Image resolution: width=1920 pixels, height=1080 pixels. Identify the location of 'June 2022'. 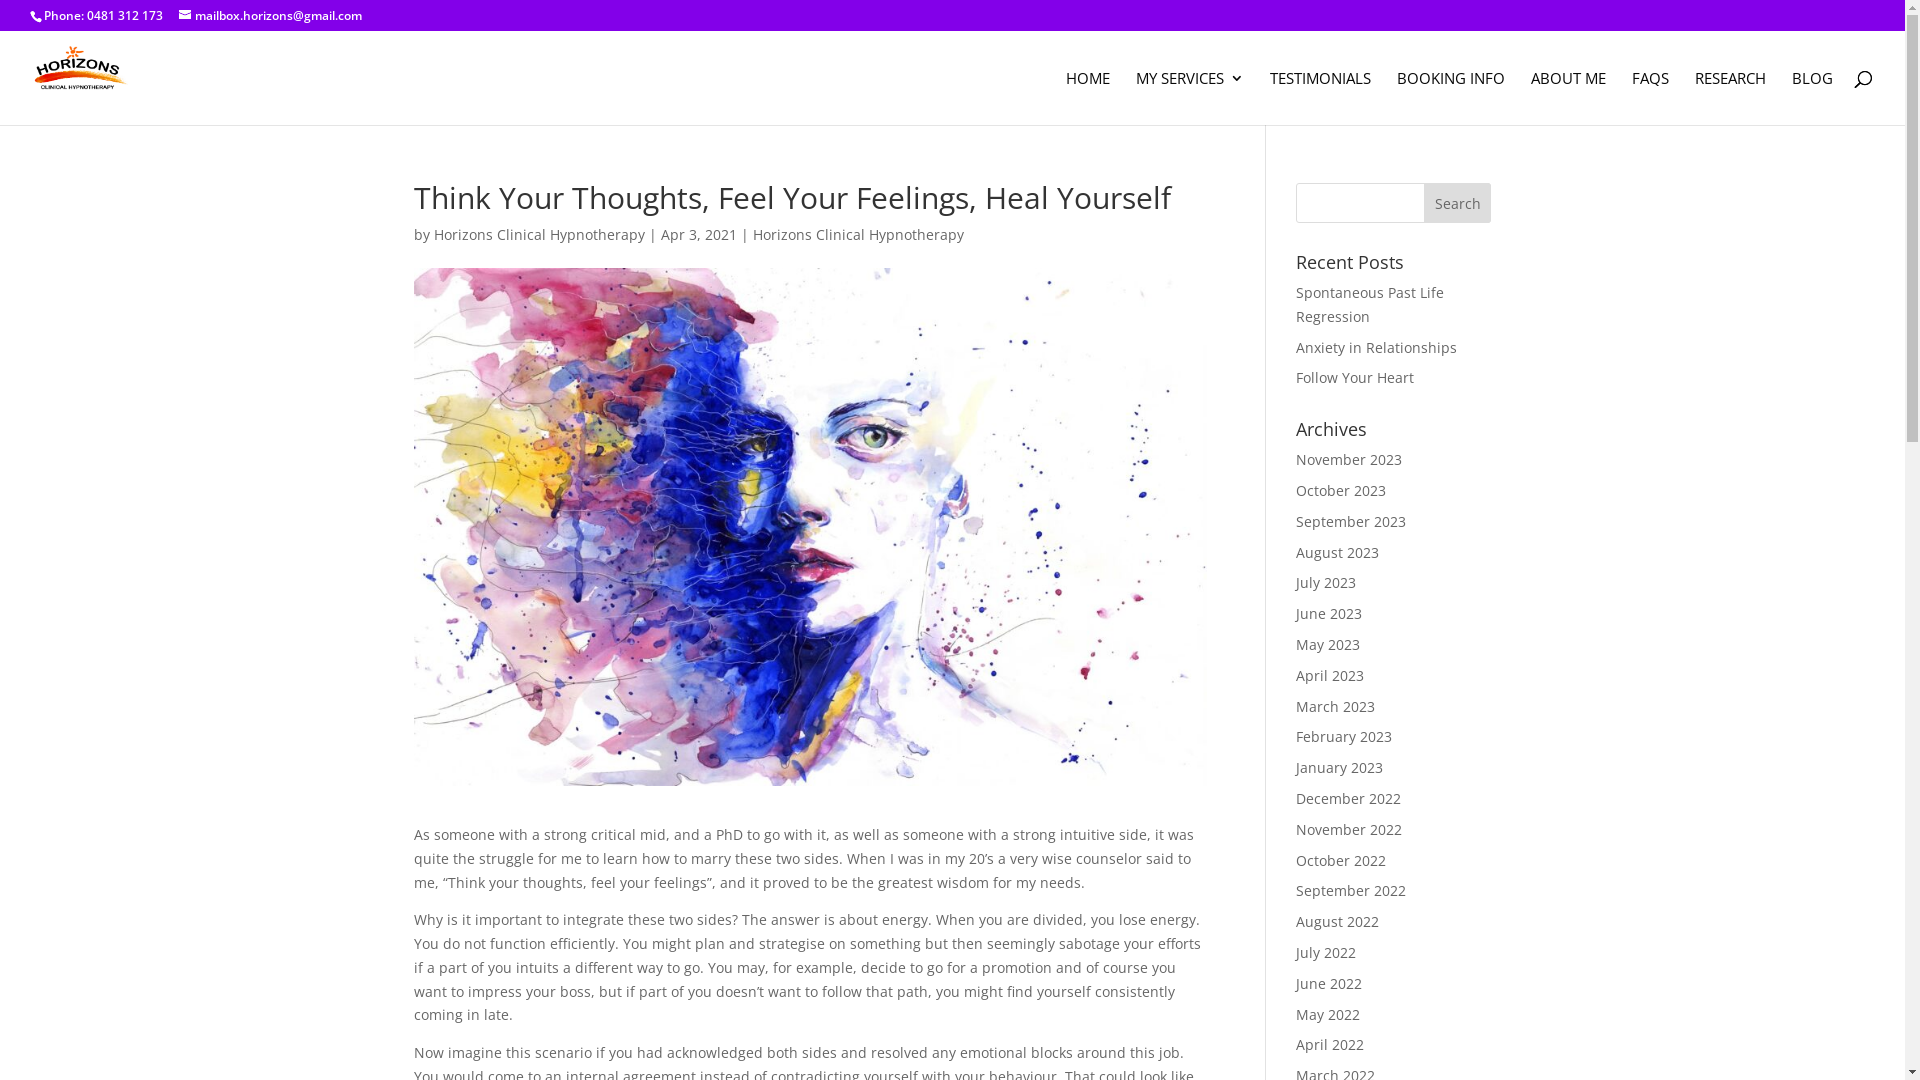
(1296, 982).